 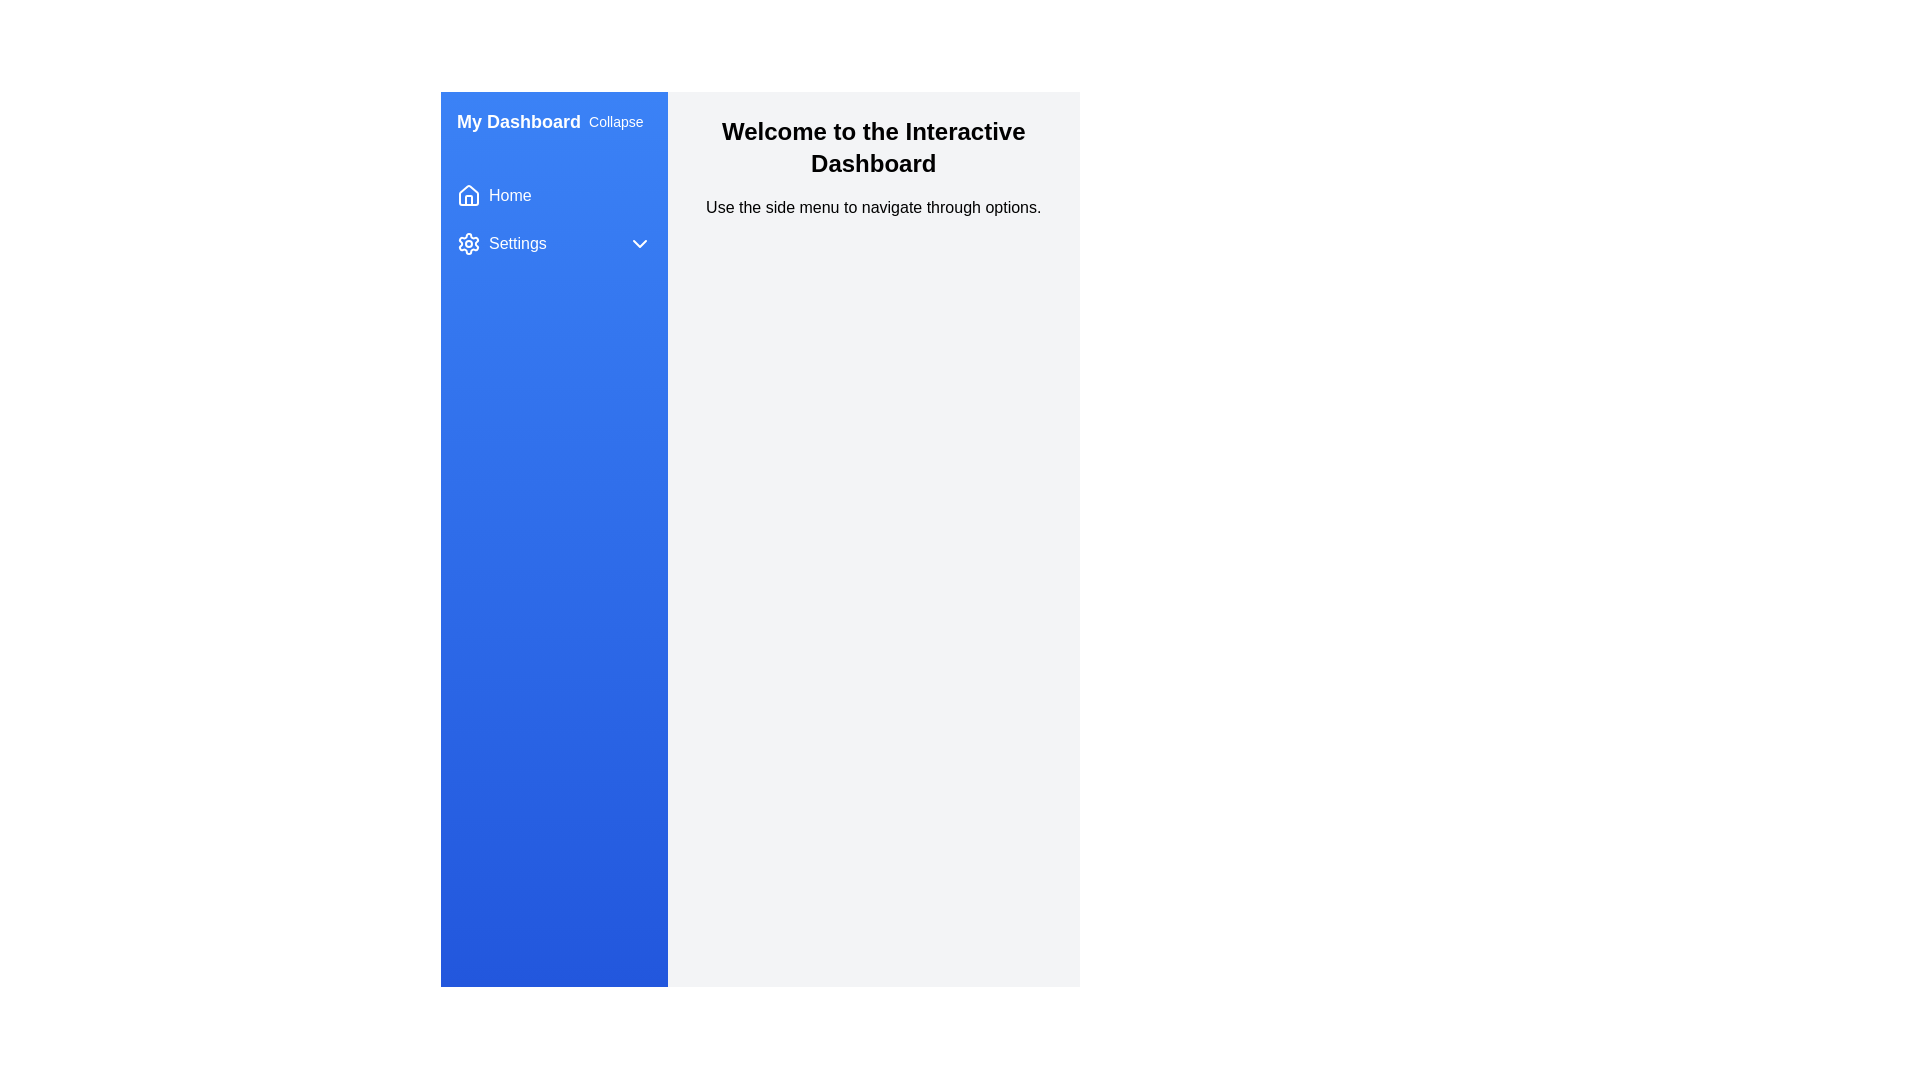 What do you see at coordinates (468, 200) in the screenshot?
I see `the small vertical rectangle resembling a part of a home icon, located at the top left of the application adjacent to the 'Home' menu item` at bounding box center [468, 200].